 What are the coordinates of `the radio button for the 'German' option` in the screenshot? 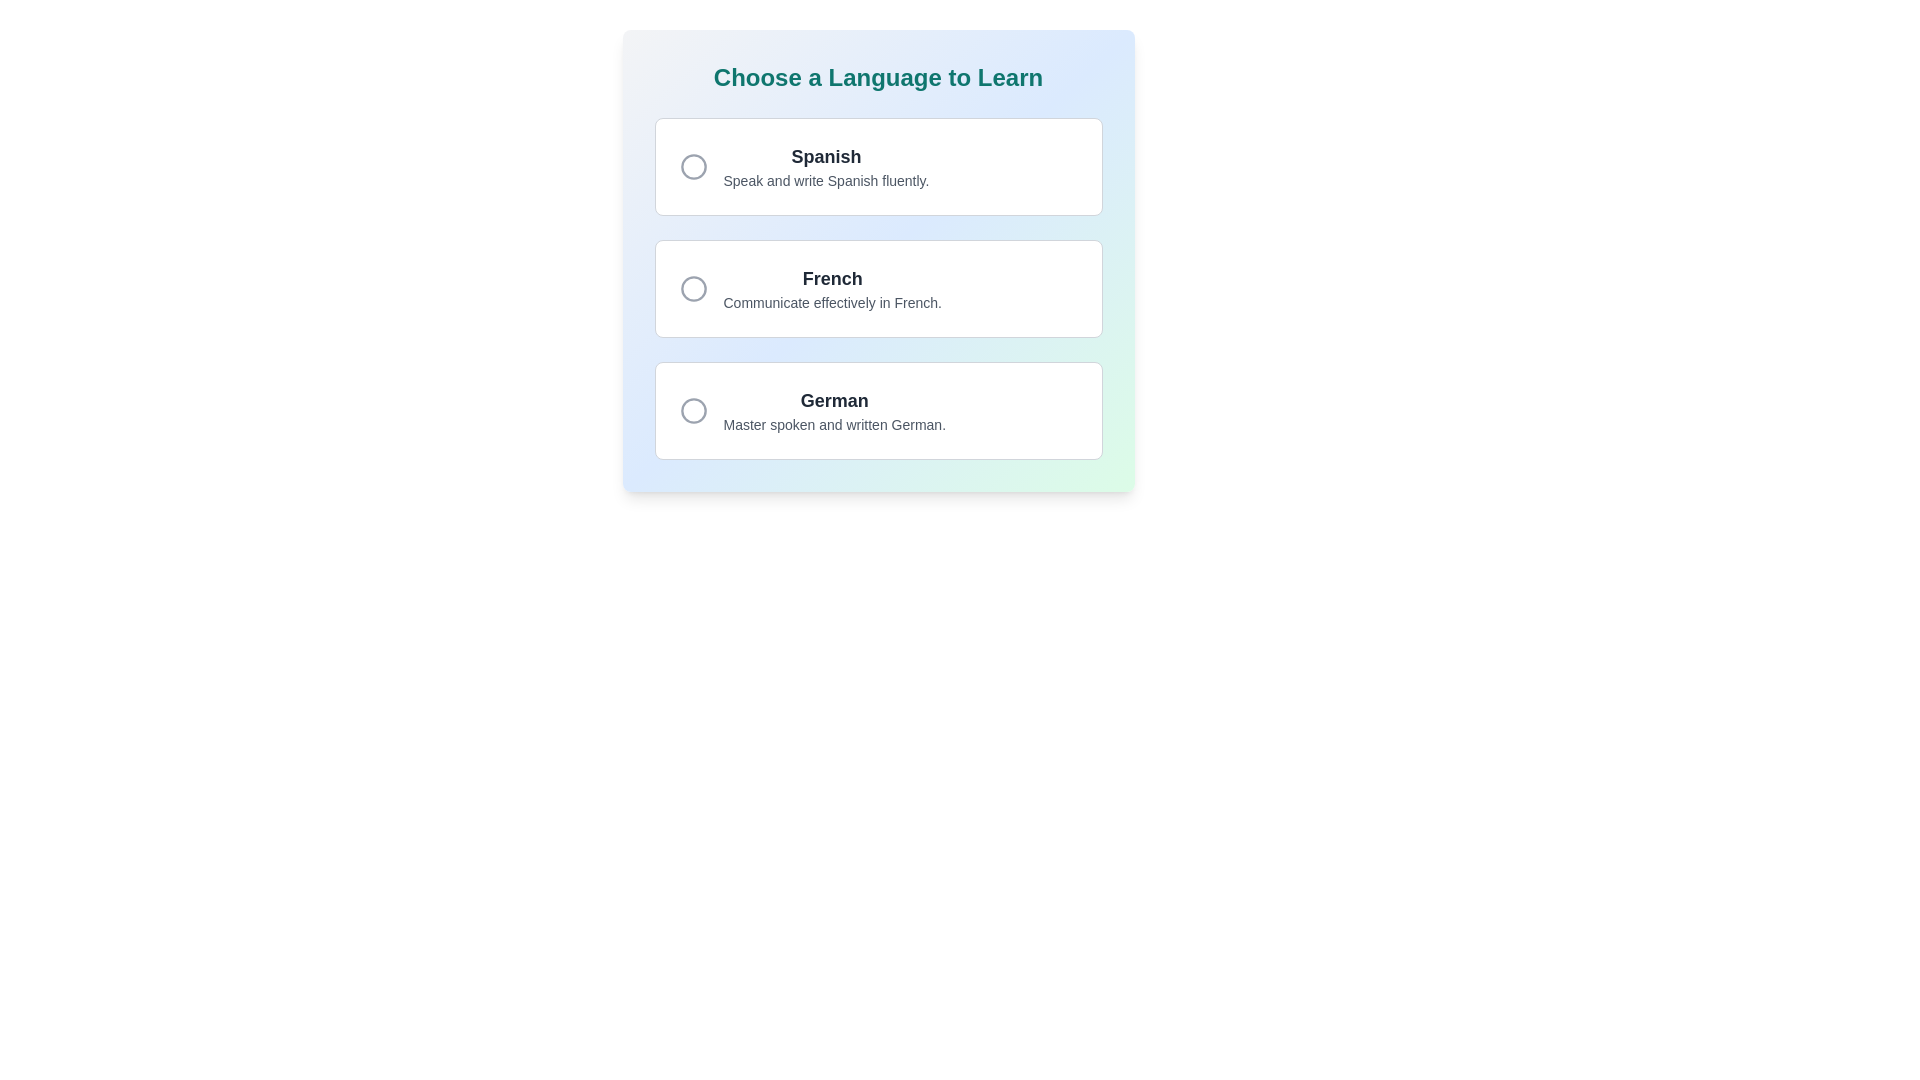 It's located at (693, 410).